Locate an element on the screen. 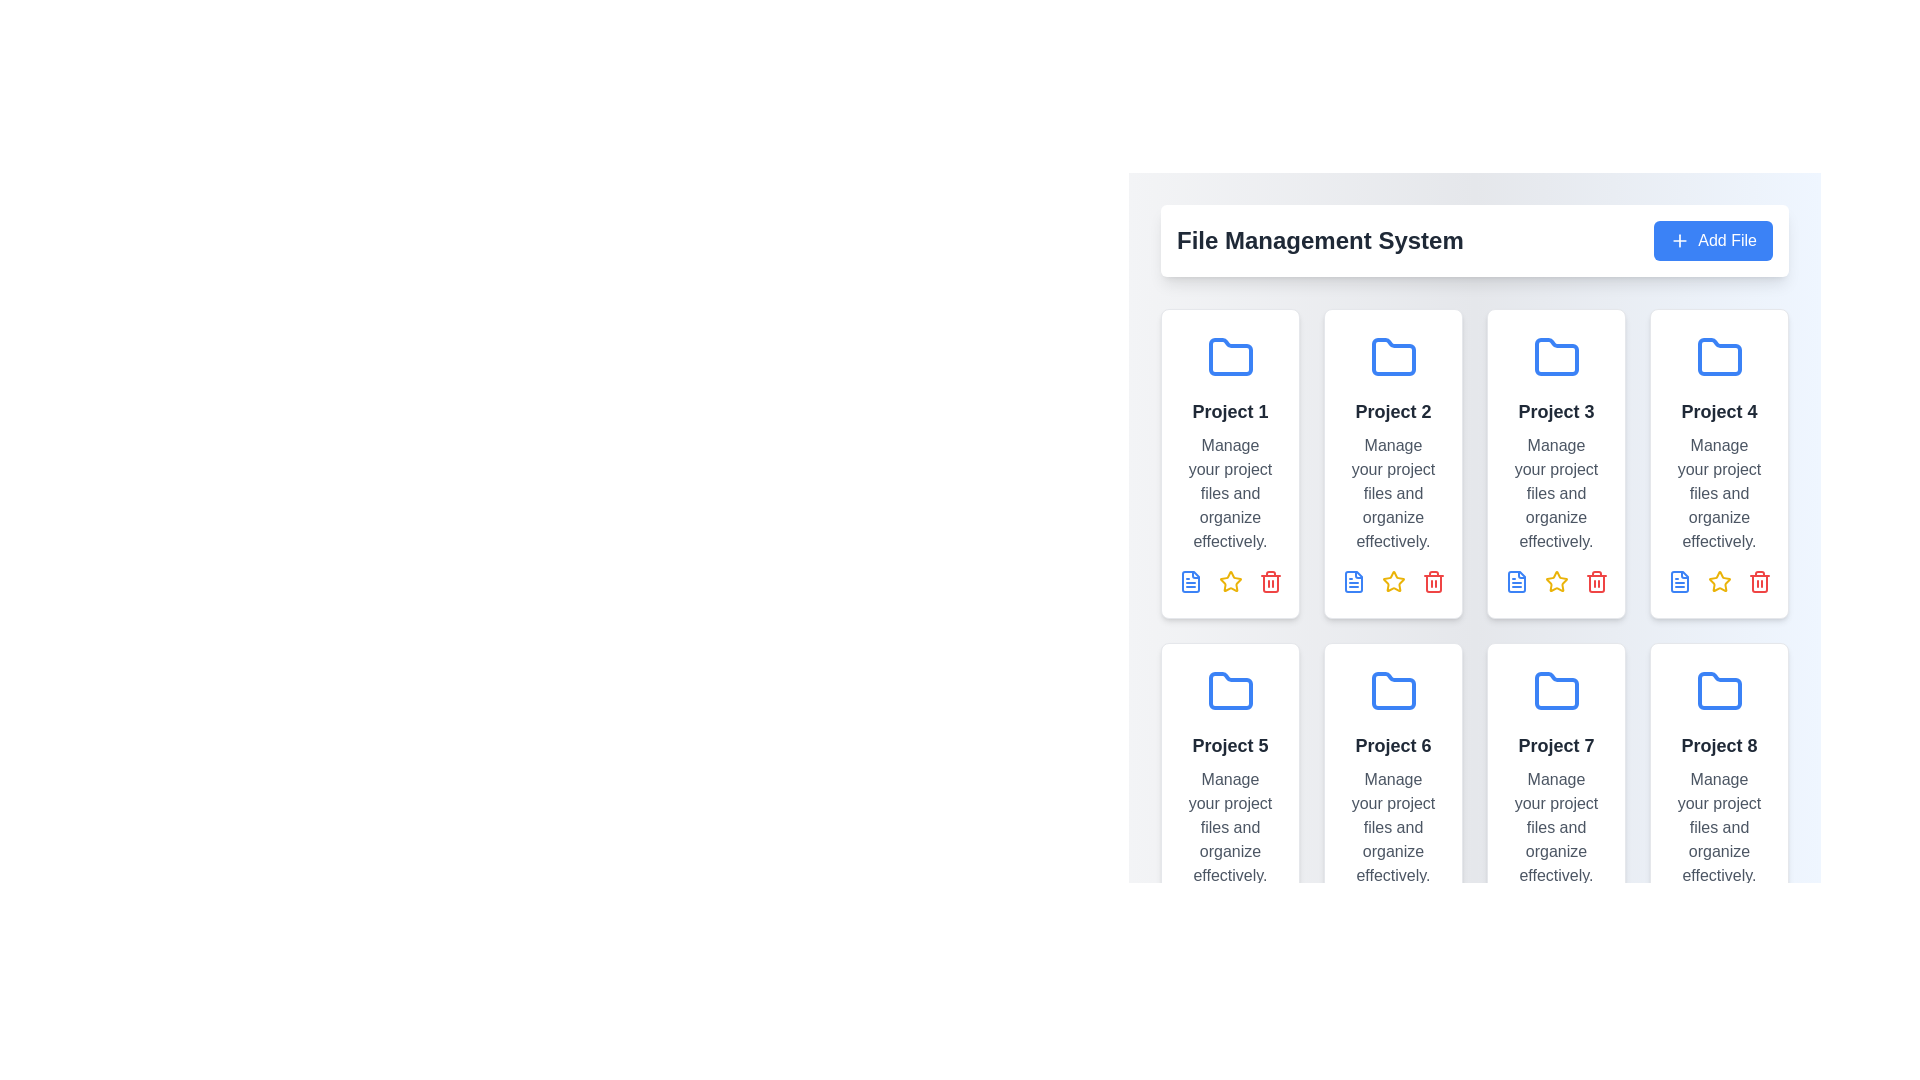  the folder icon representing the 'Project 2' directory in the file management system interface, located at the top section of the card labeled 'Project 2' is located at coordinates (1392, 357).